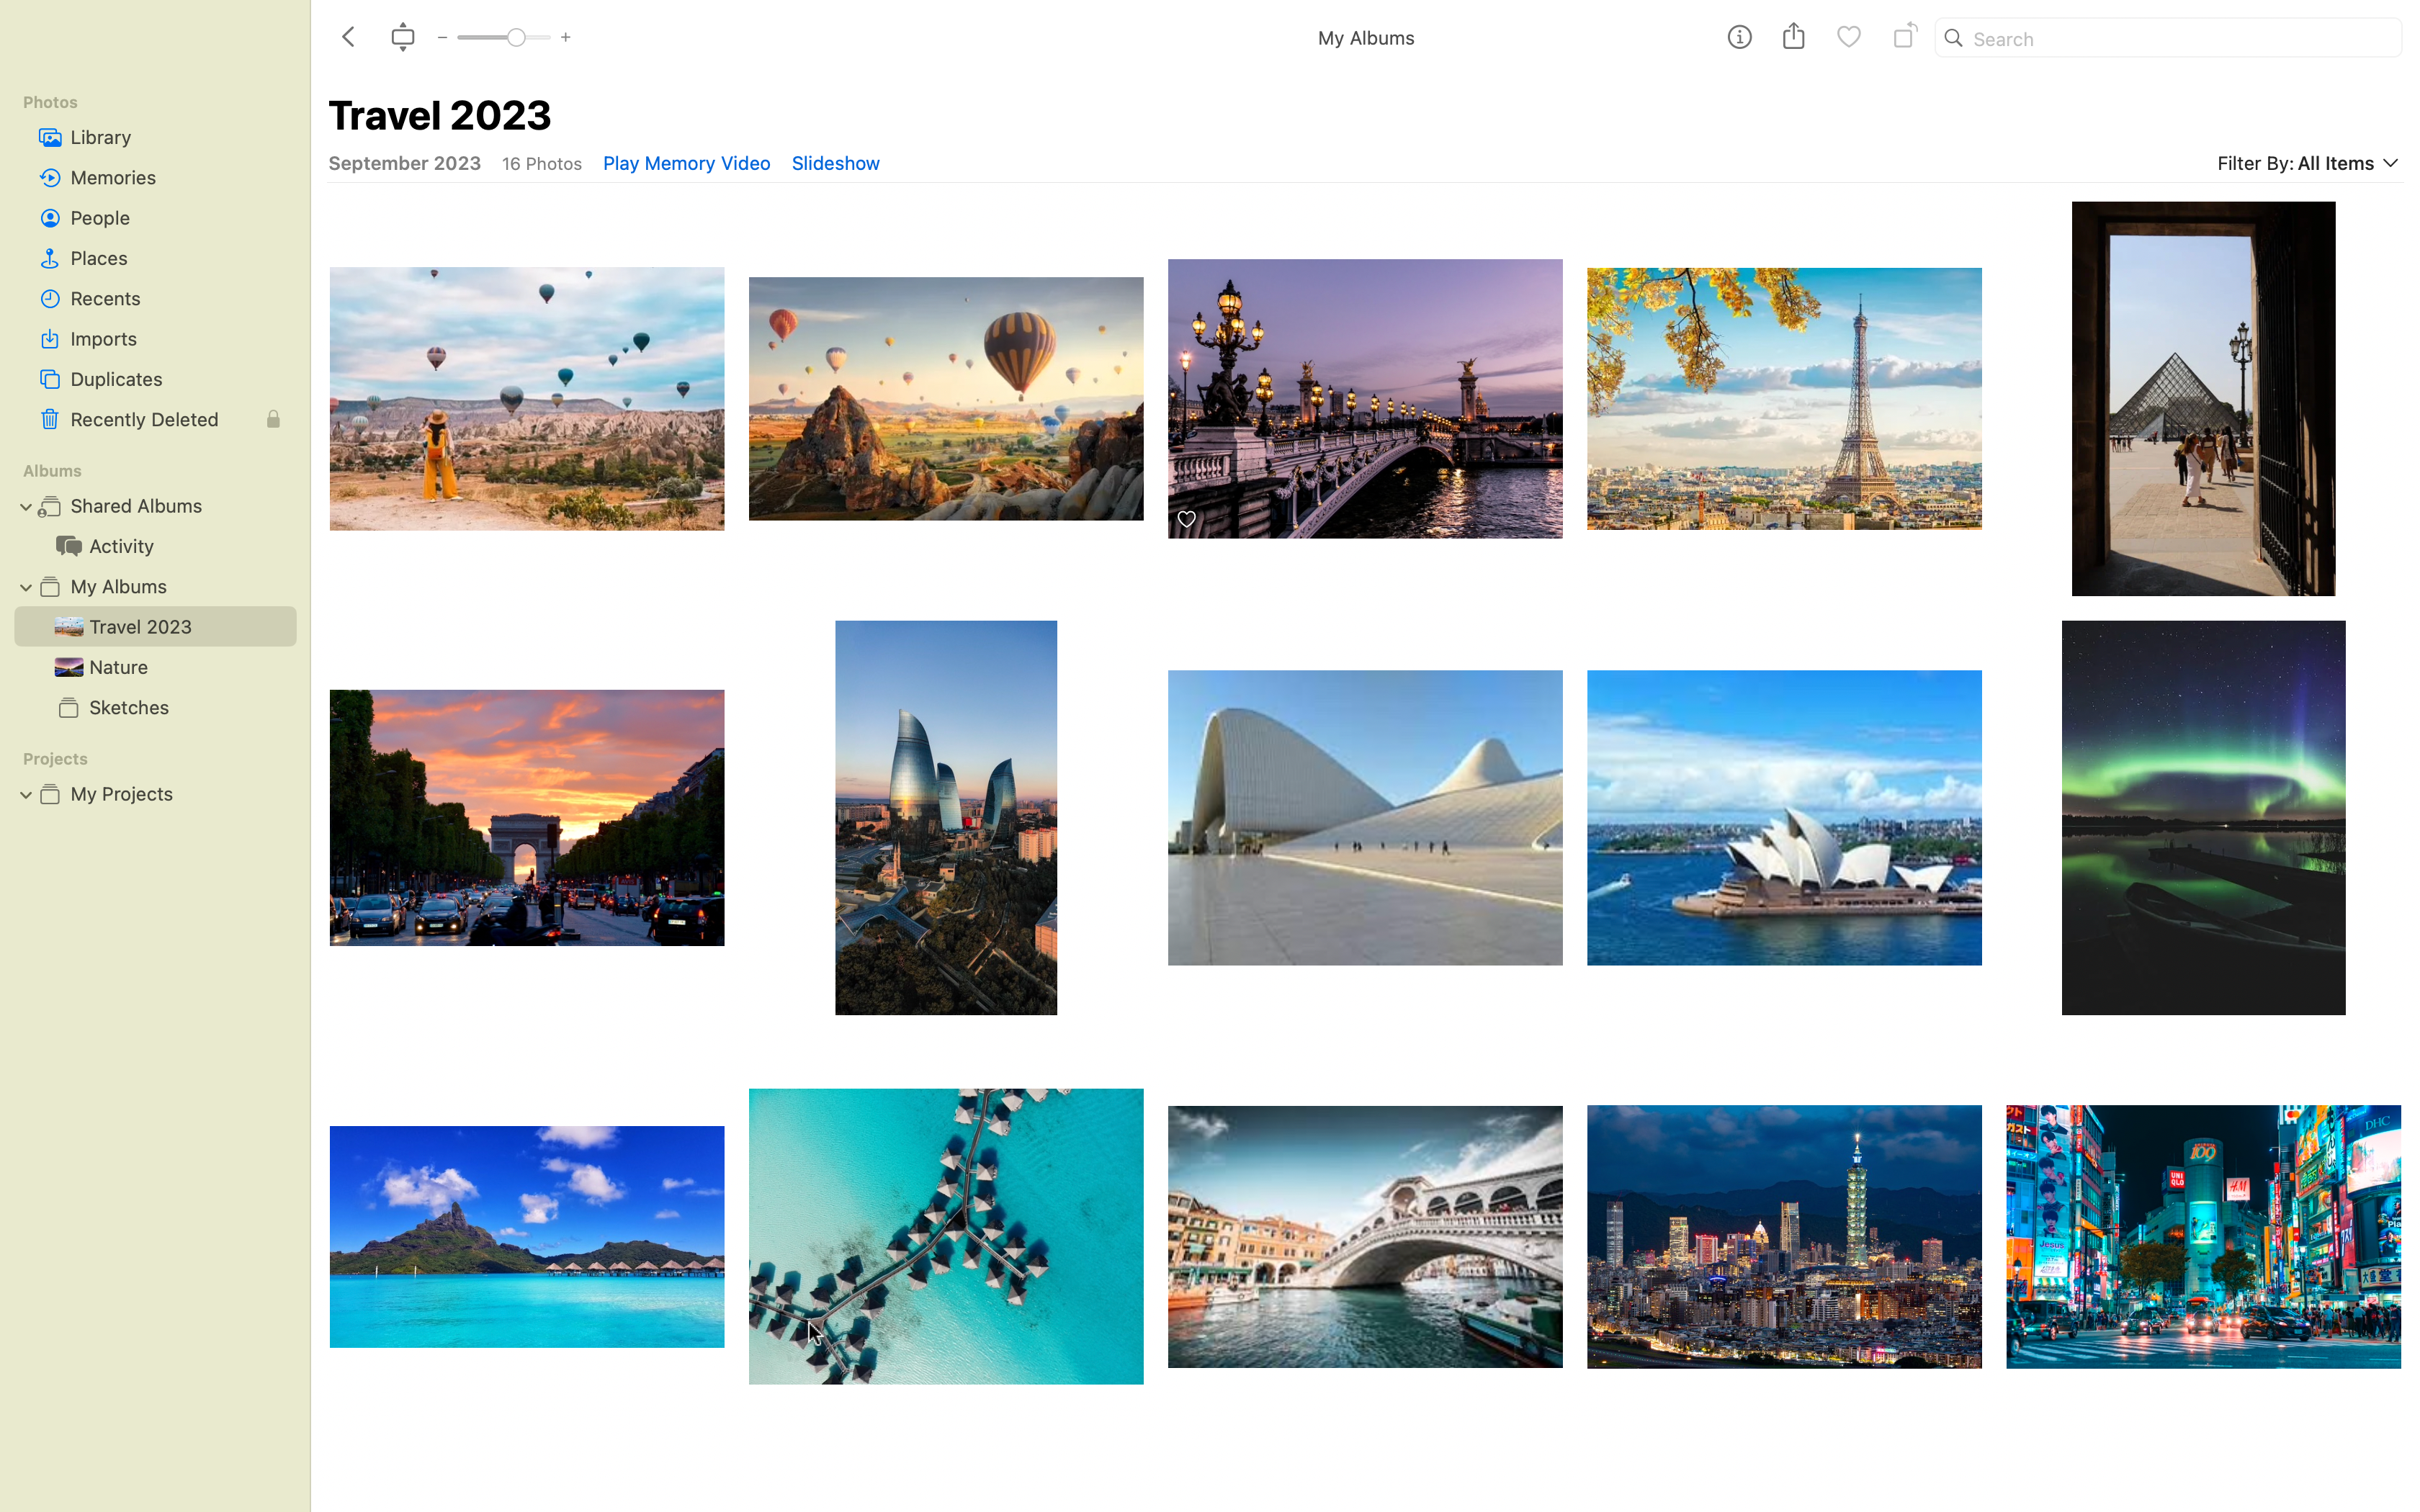 This screenshot has width=2420, height=1512. What do you see at coordinates (1785, 816) in the screenshot?
I see `Decide upon the photo of Sydney"s Lotus Temple` at bounding box center [1785, 816].